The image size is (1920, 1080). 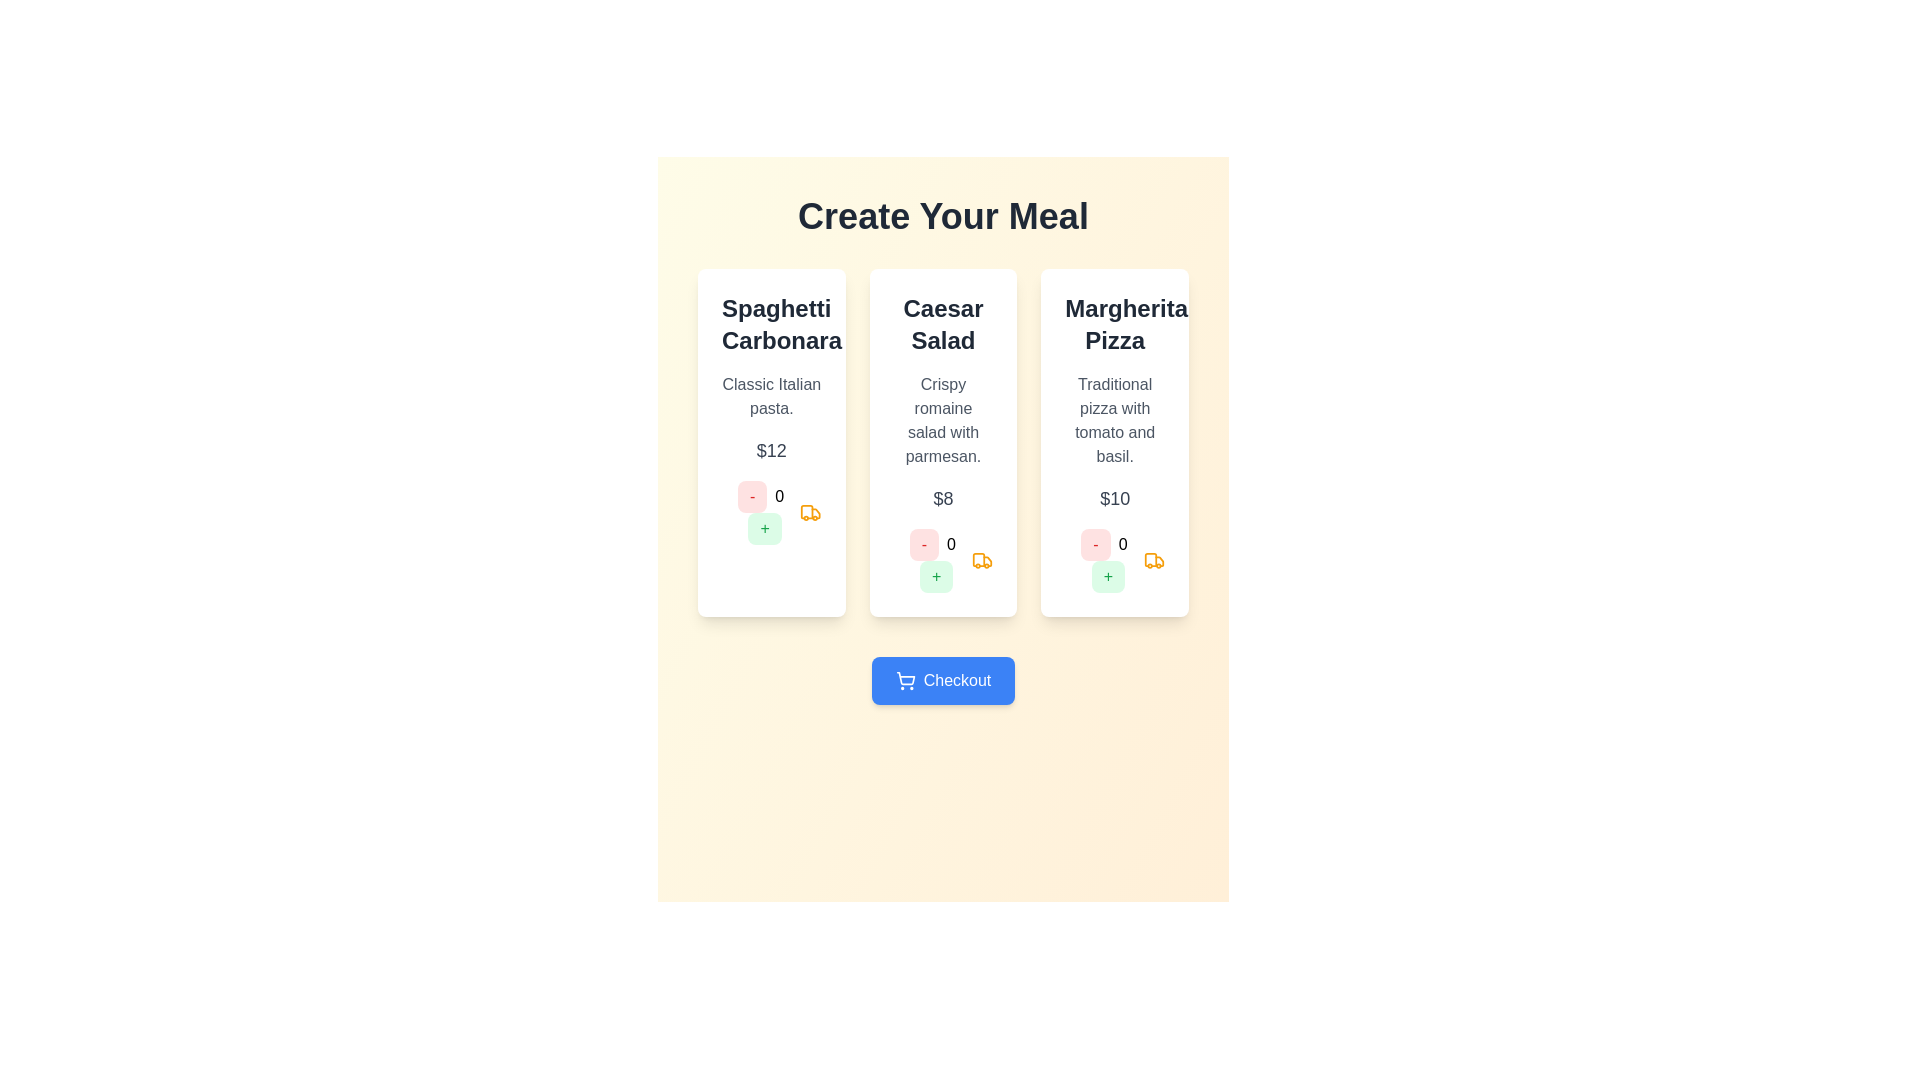 What do you see at coordinates (770, 451) in the screenshot?
I see `the price label displaying the cost of 'Spaghetti Carbonara', which is positioned below the description text and above the order quantity controls` at bounding box center [770, 451].